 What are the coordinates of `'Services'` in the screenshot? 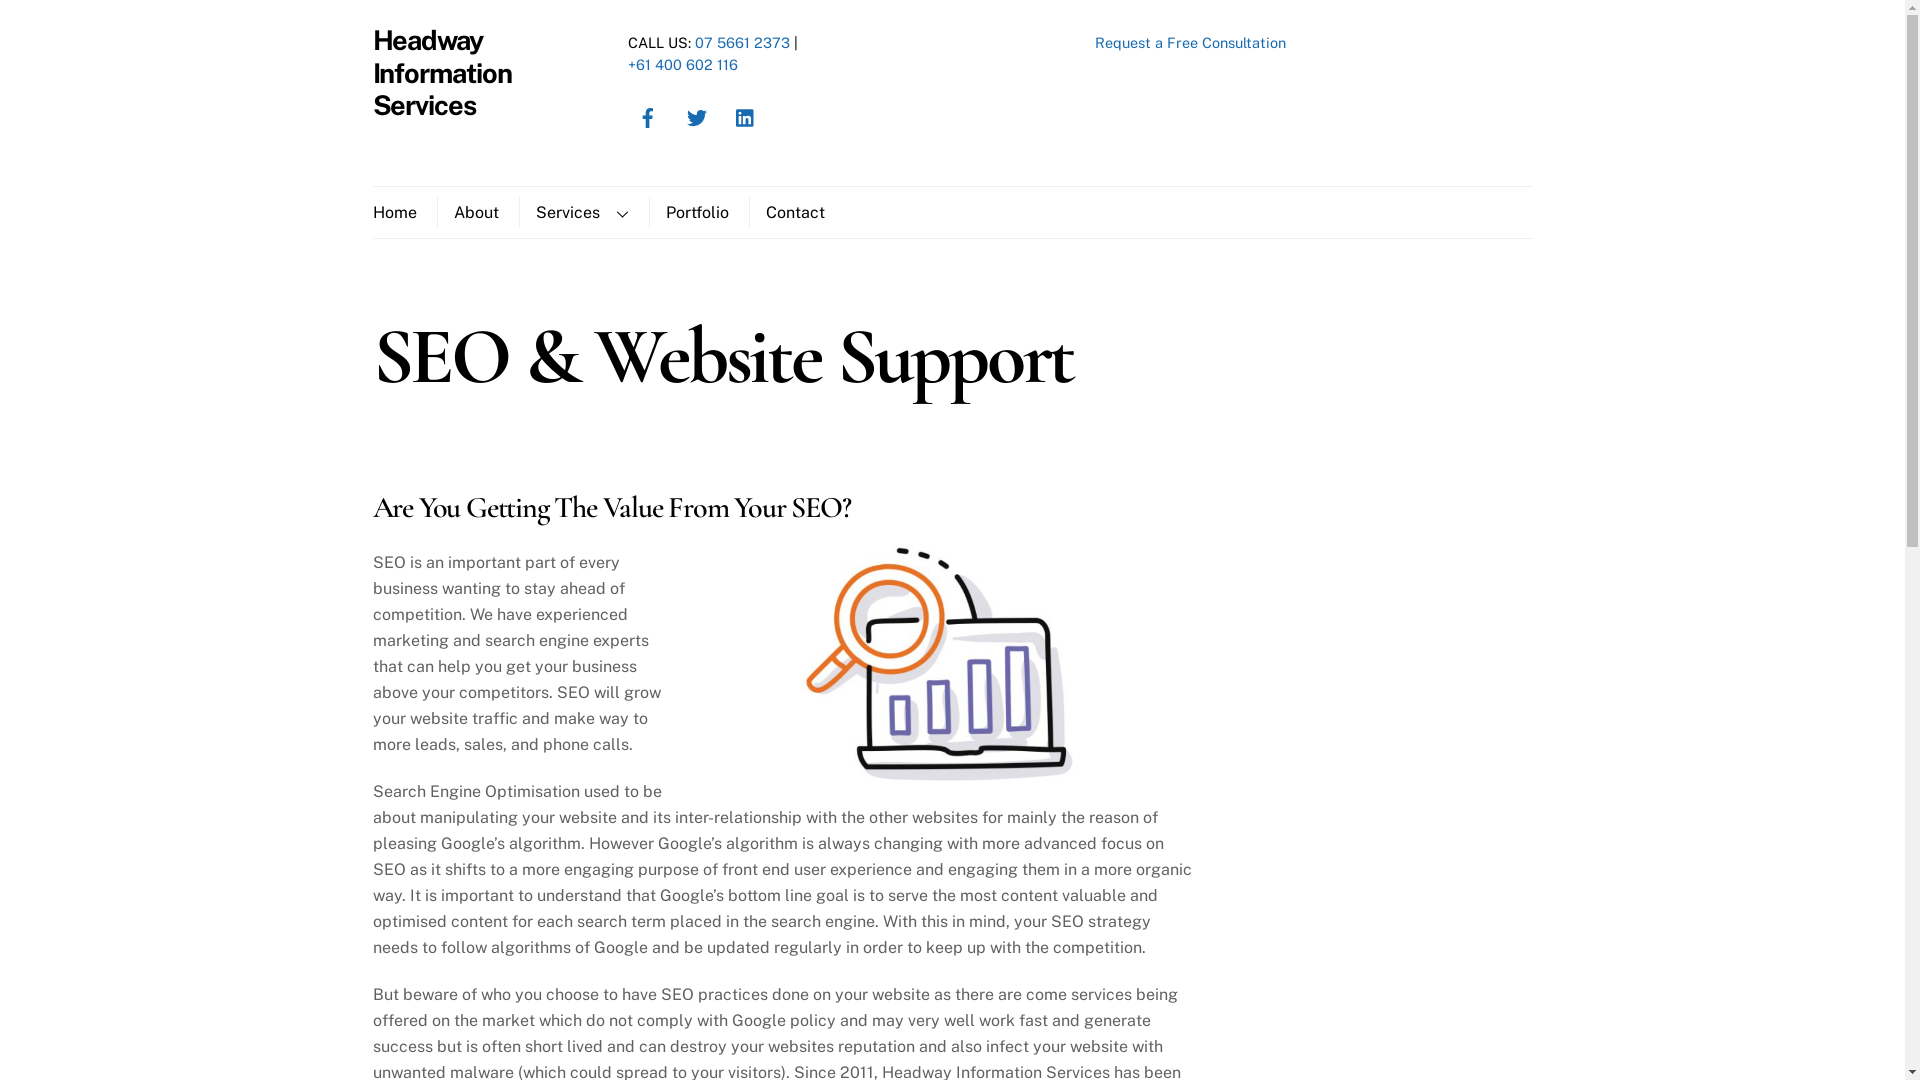 It's located at (579, 212).